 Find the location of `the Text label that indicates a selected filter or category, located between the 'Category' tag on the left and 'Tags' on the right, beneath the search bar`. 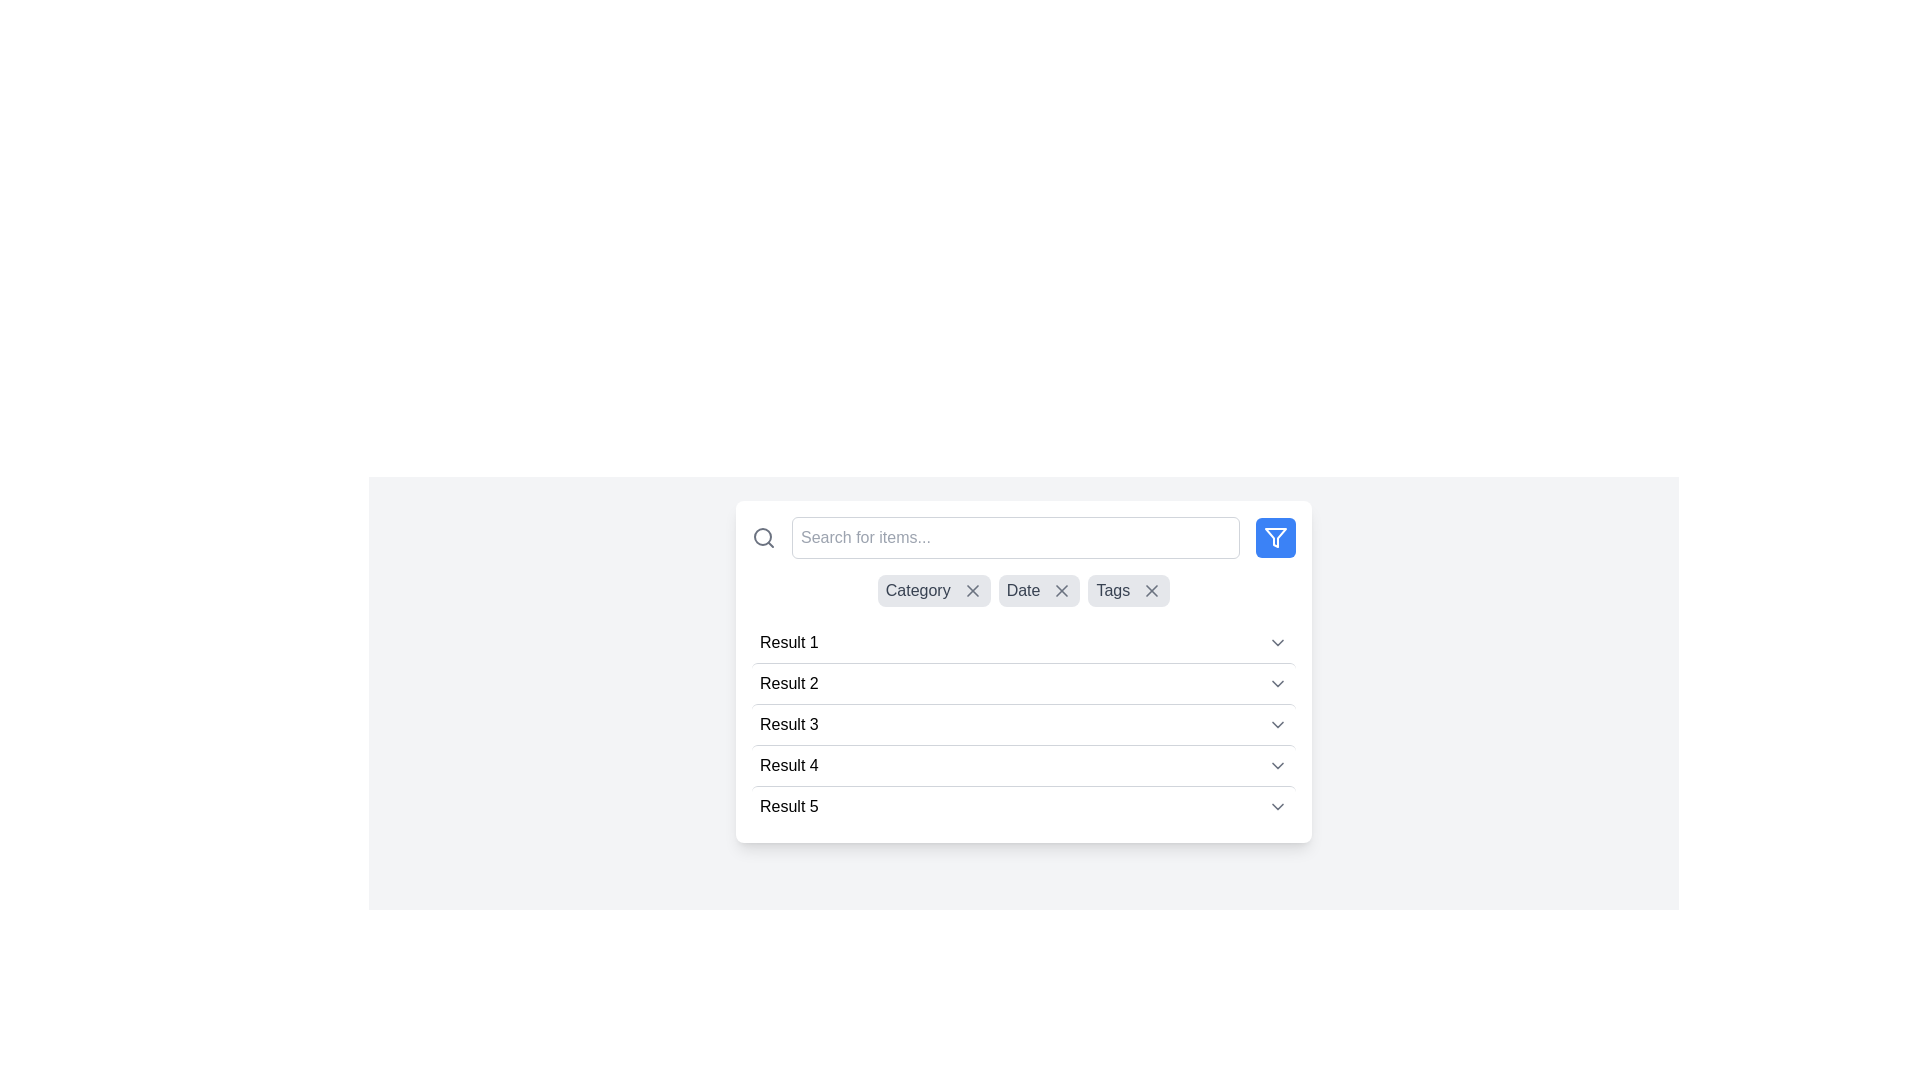

the Text label that indicates a selected filter or category, located between the 'Category' tag on the left and 'Tags' on the right, beneath the search bar is located at coordinates (1023, 589).